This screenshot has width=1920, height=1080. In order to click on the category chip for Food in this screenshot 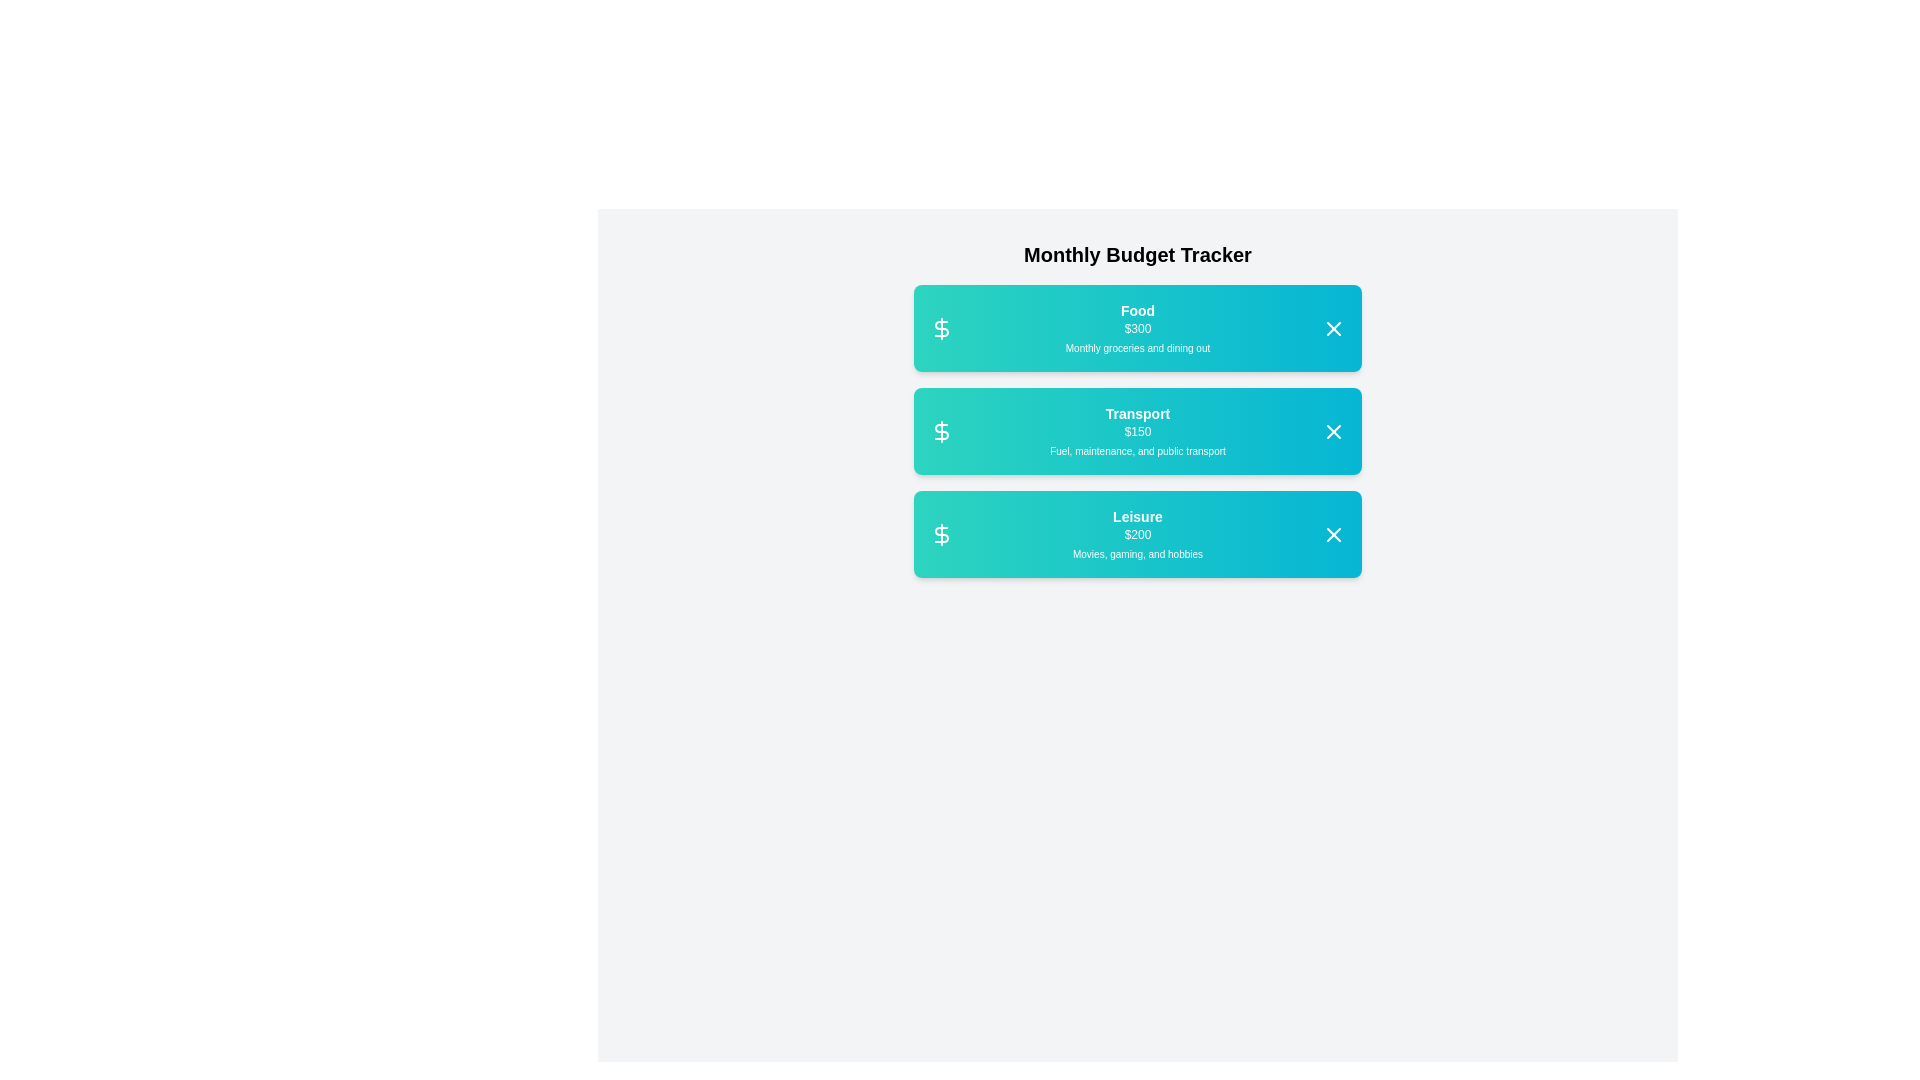, I will do `click(1137, 326)`.